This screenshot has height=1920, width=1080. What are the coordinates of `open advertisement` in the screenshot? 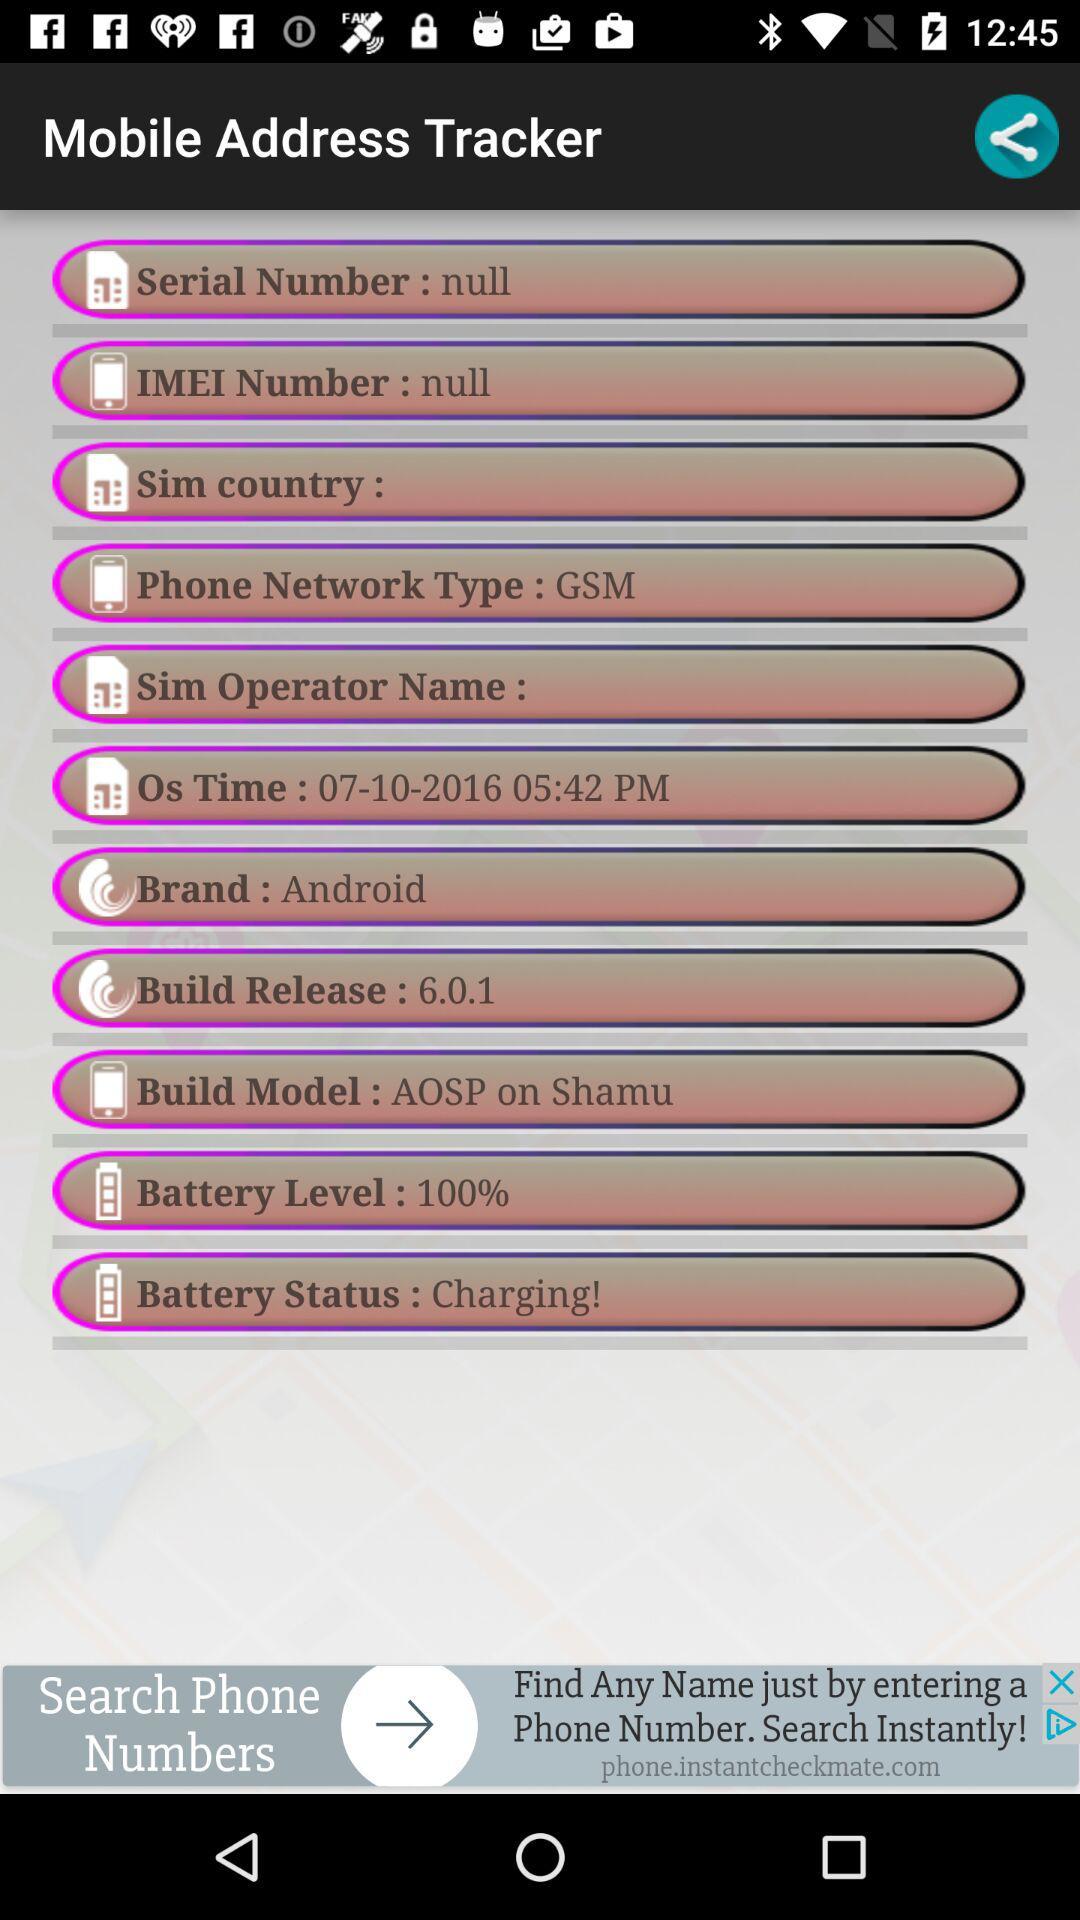 It's located at (540, 1727).